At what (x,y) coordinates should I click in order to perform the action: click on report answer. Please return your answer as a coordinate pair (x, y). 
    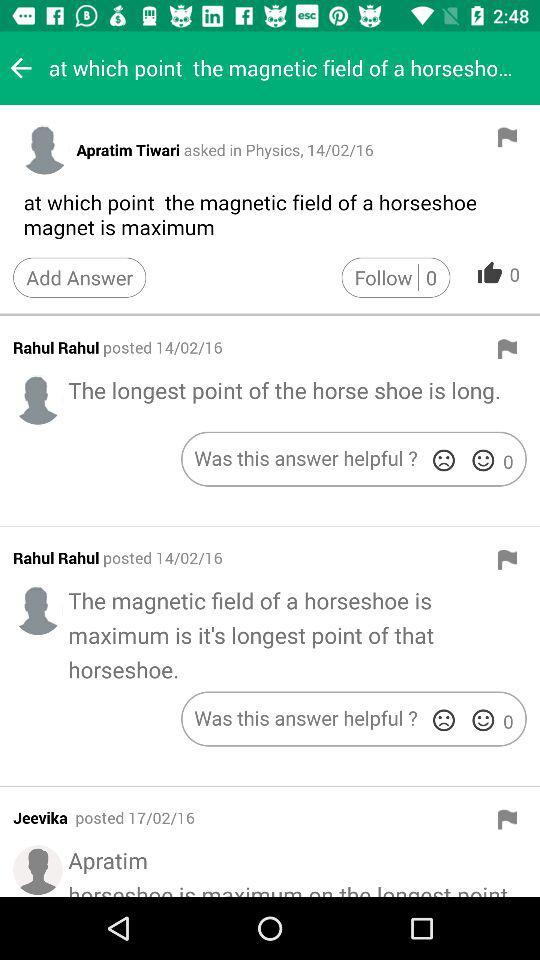
    Looking at the image, I should click on (507, 136).